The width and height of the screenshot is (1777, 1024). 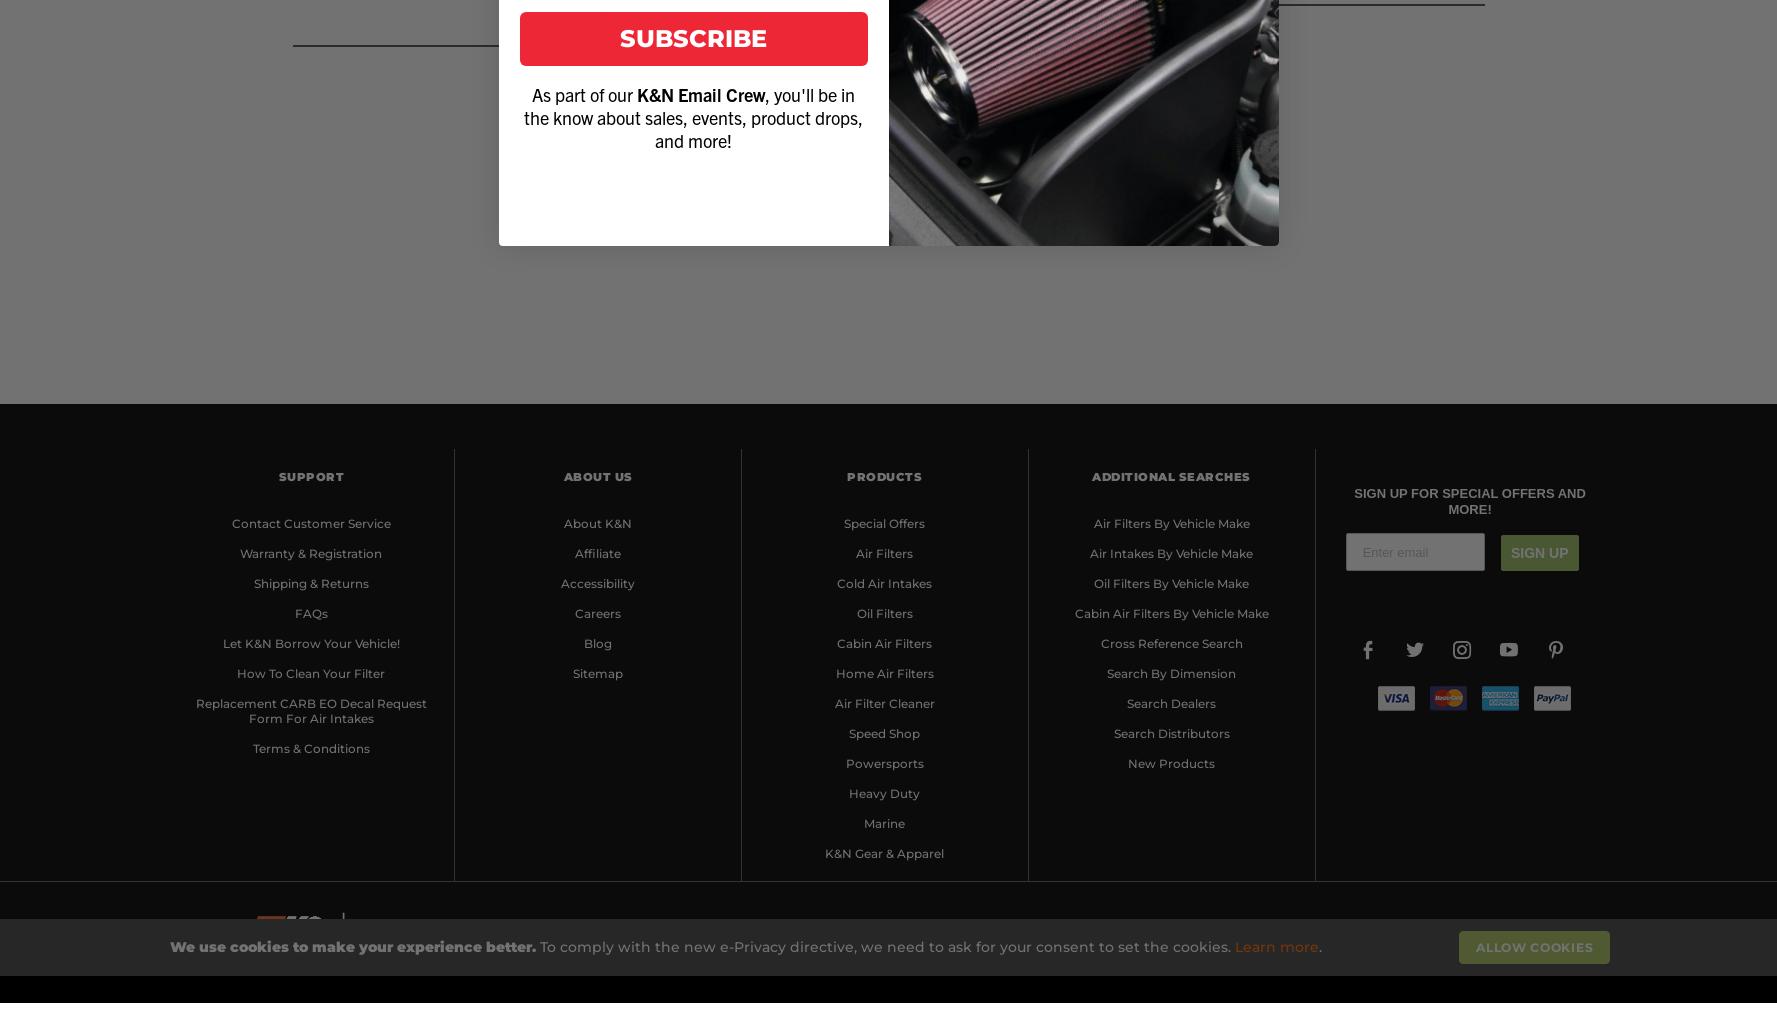 I want to click on 'Air Filter Cleaner', so click(x=883, y=703).